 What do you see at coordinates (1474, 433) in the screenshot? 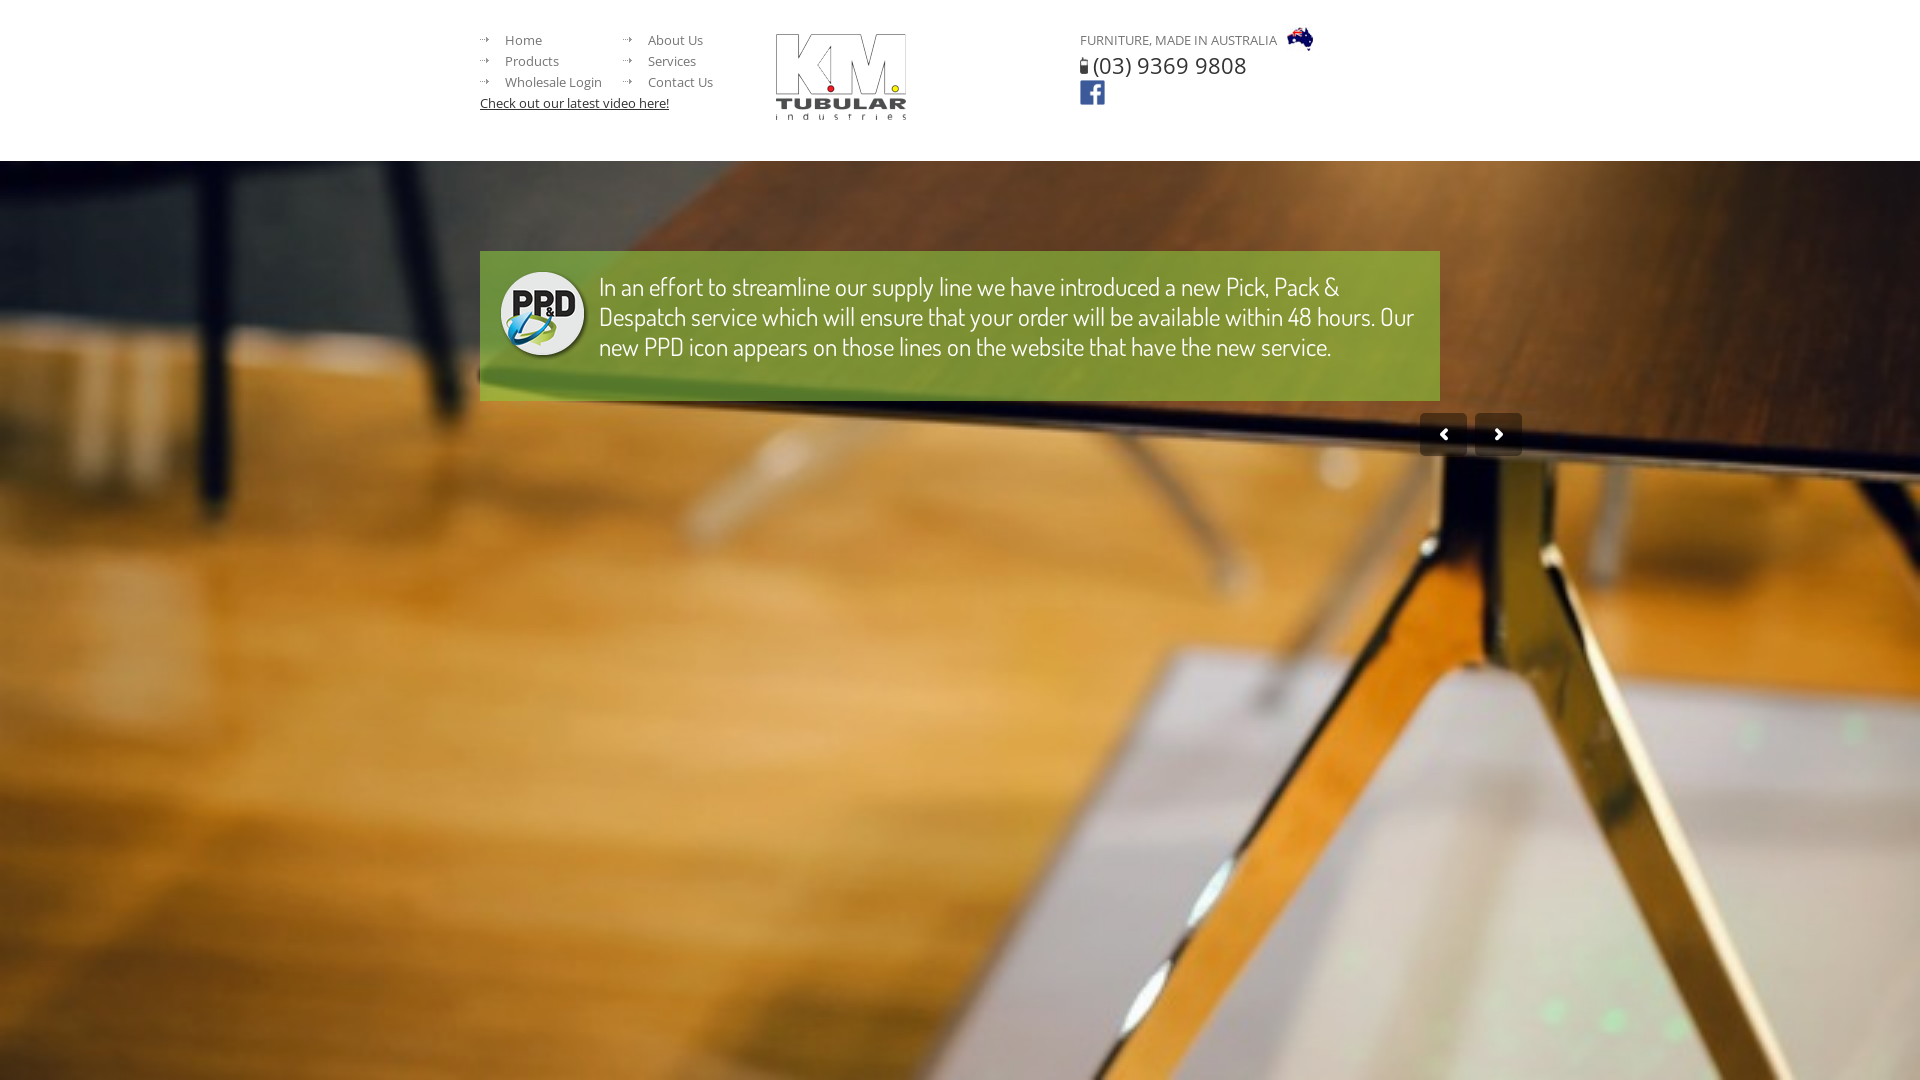
I see `'Next'` at bounding box center [1474, 433].